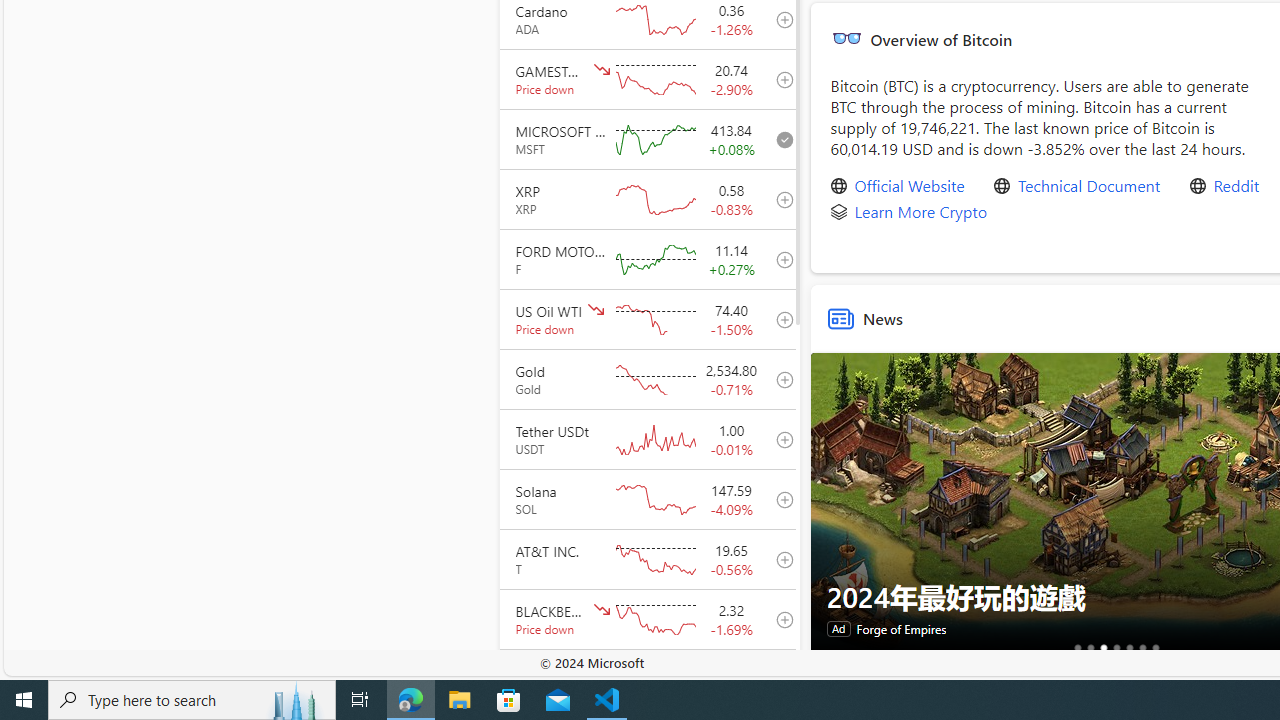 The width and height of the screenshot is (1280, 720). What do you see at coordinates (1088, 186) in the screenshot?
I see `'Technical Document'` at bounding box center [1088, 186].